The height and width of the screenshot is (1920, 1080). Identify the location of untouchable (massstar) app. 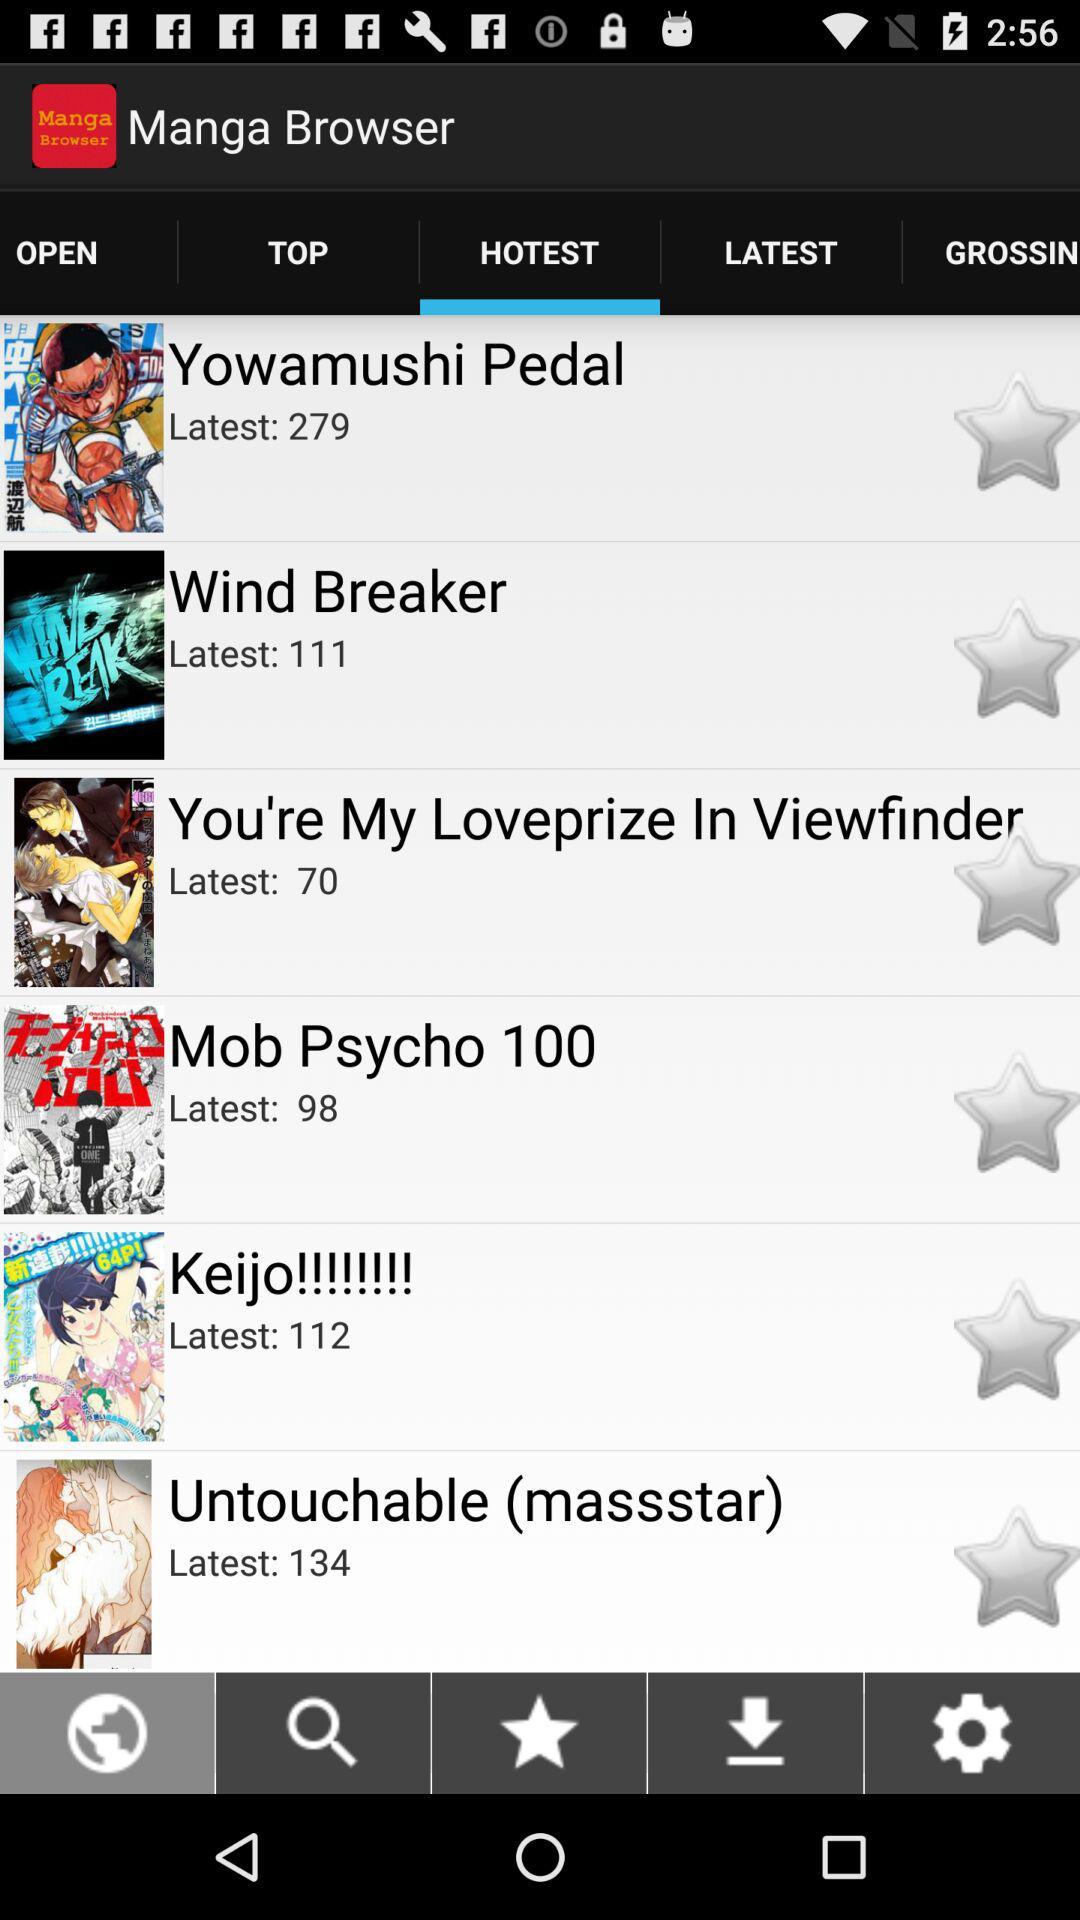
(623, 1498).